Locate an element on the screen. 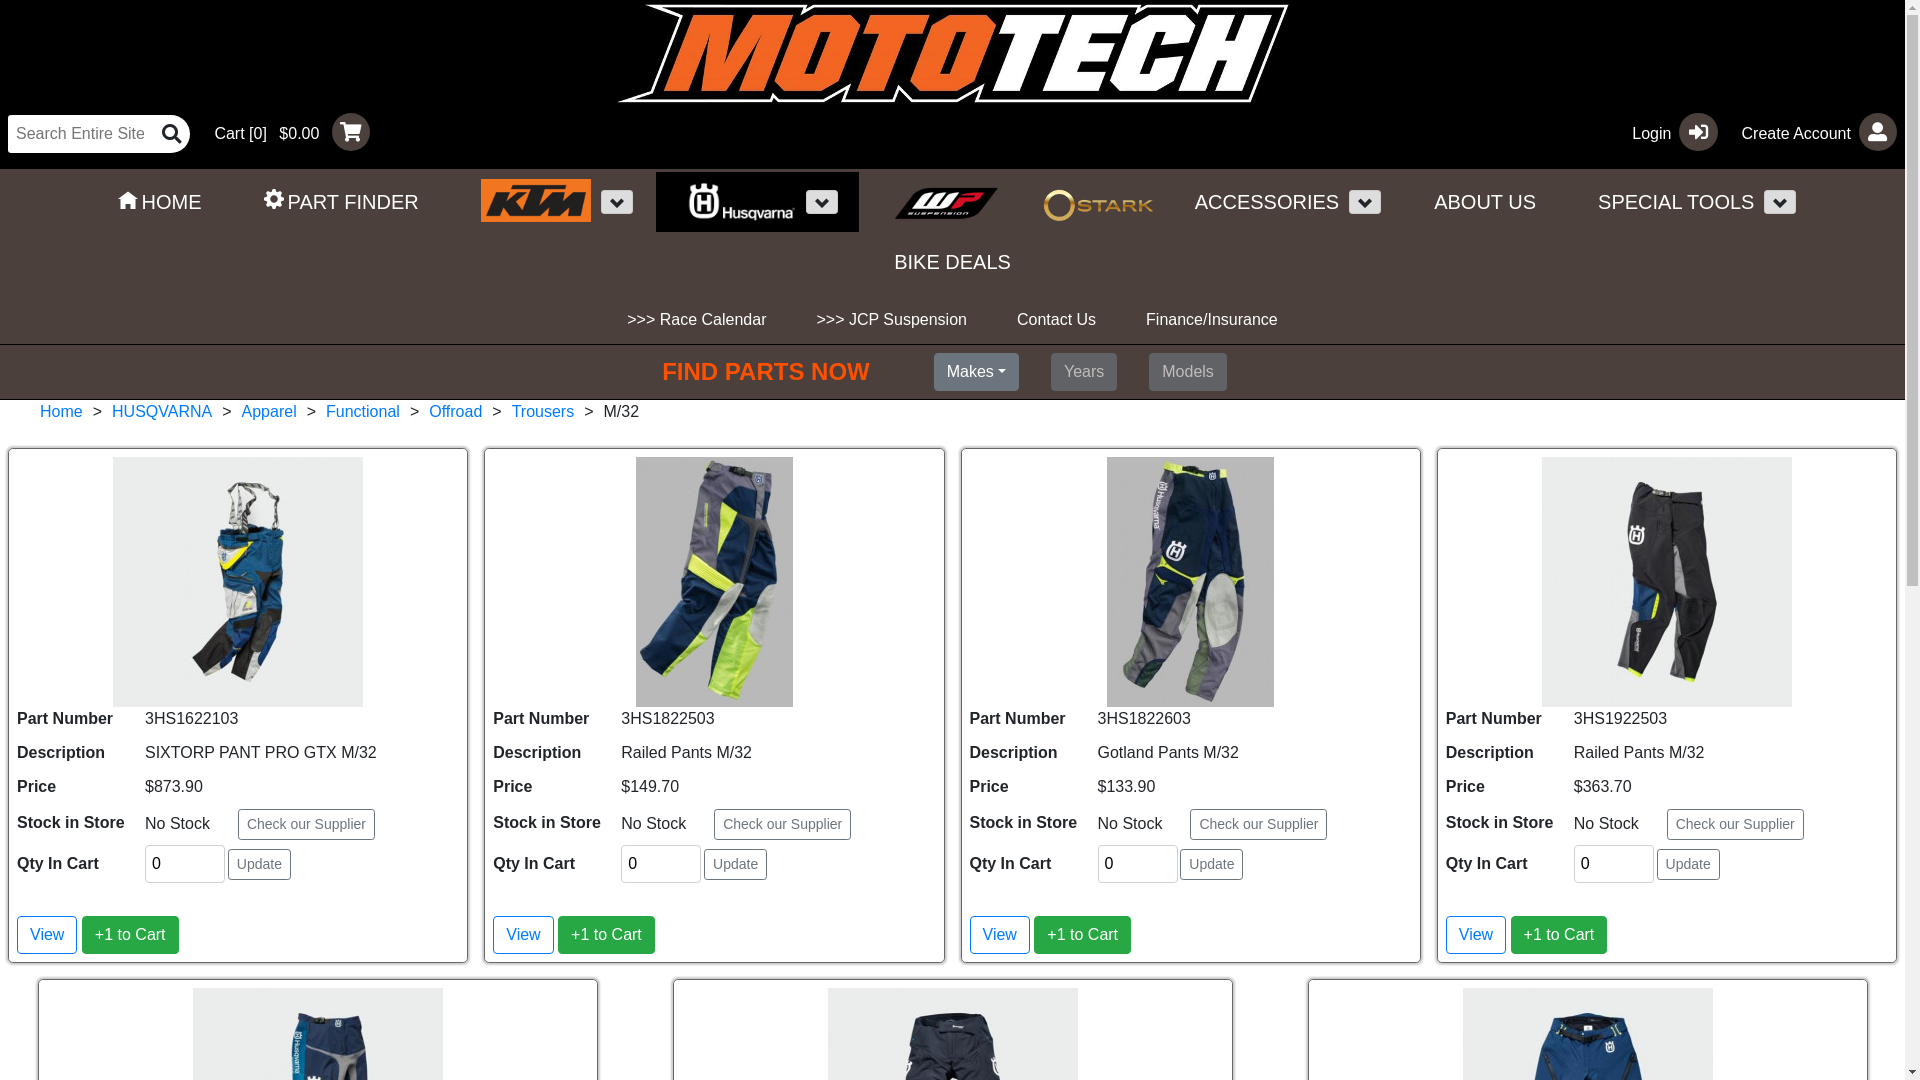 This screenshot has width=1920, height=1080. 'Trousers' is located at coordinates (543, 410).